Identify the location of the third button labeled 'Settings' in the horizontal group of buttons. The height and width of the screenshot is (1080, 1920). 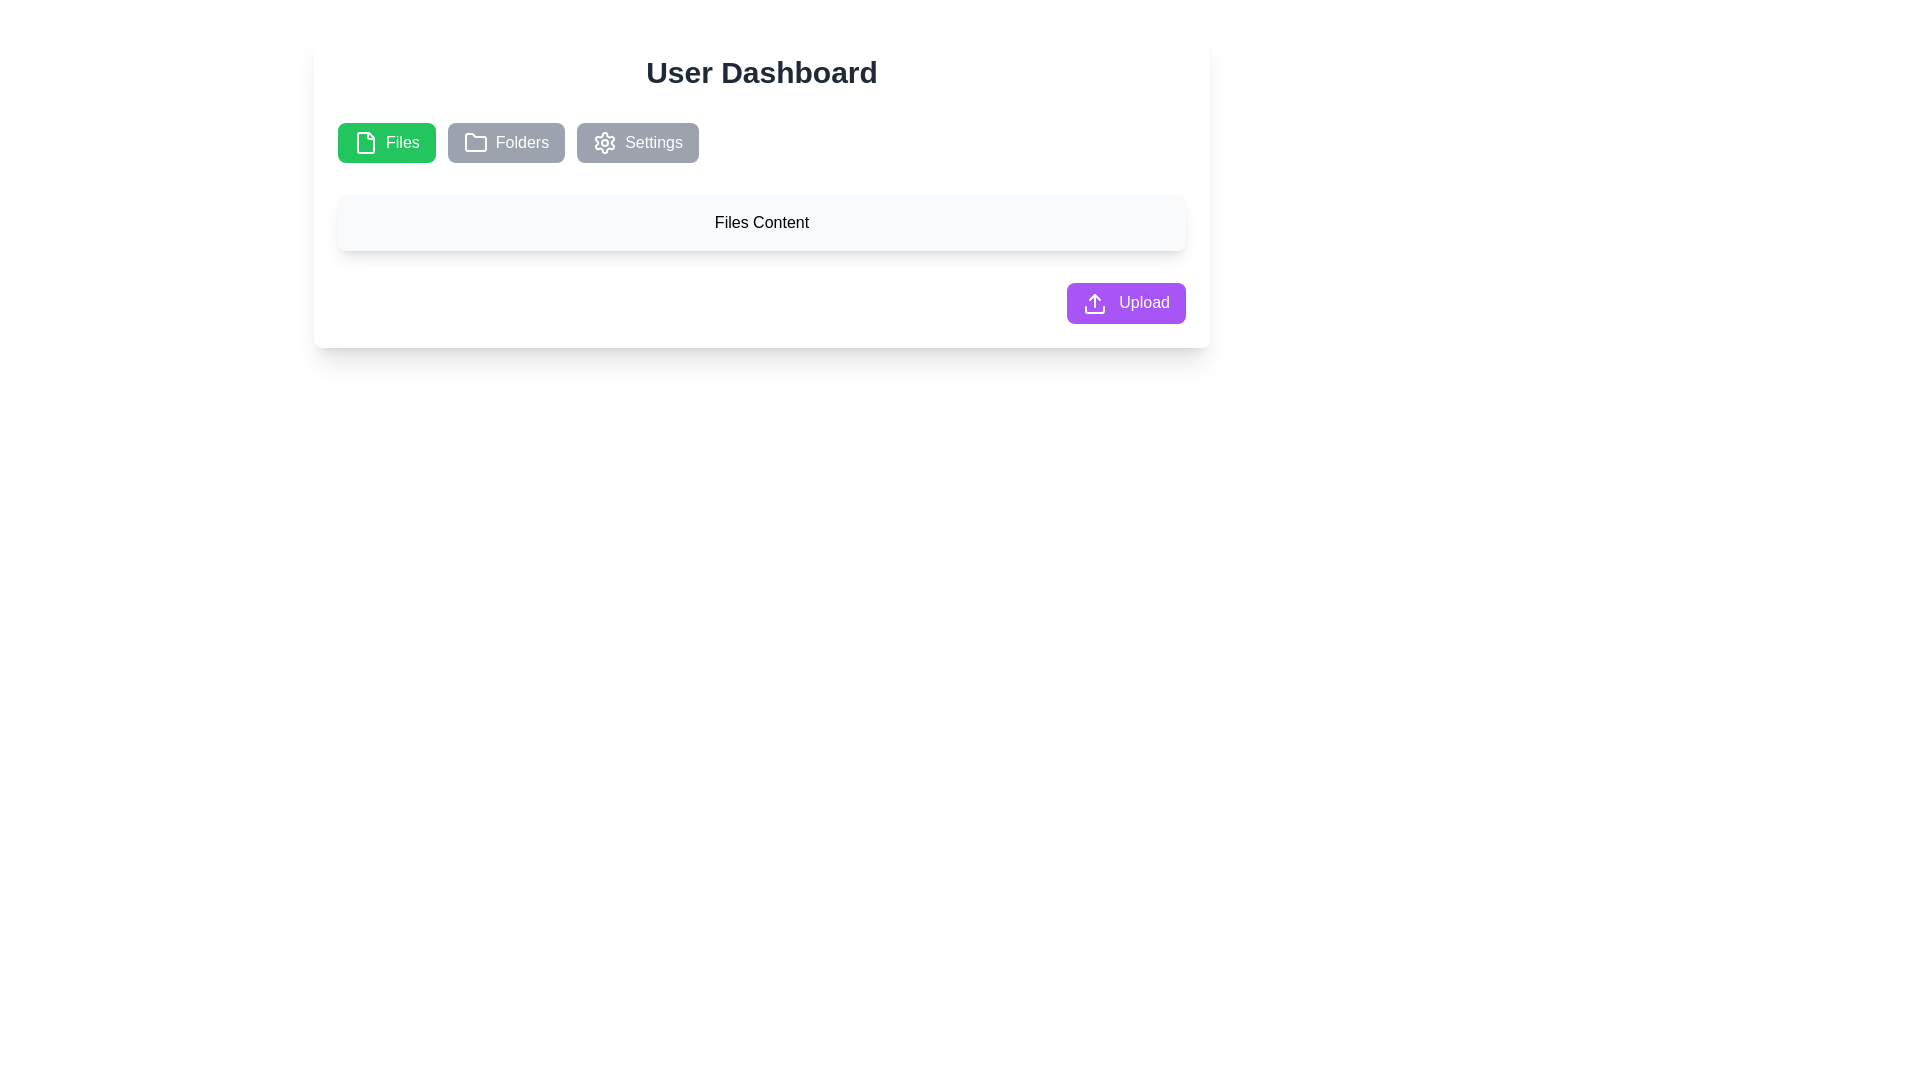
(637, 141).